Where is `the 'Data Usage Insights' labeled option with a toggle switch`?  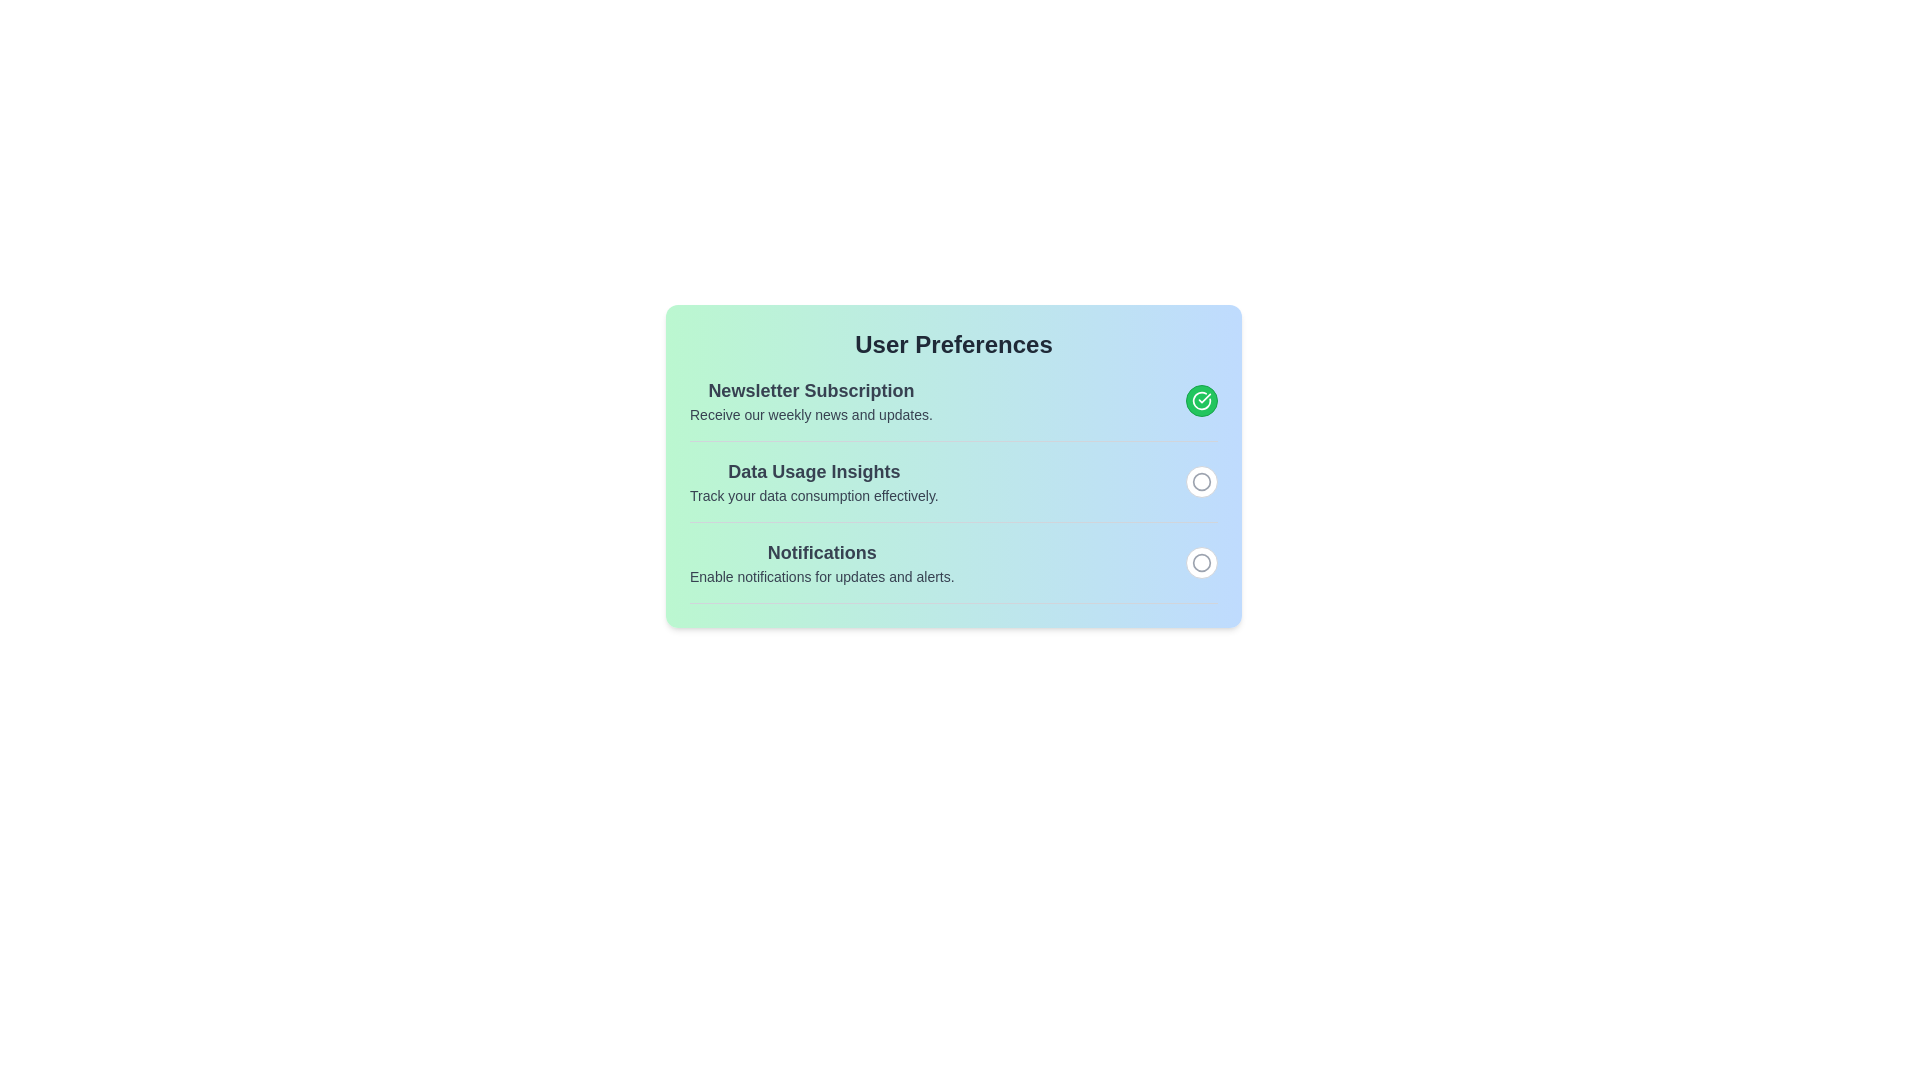
the 'Data Usage Insights' labeled option with a toggle switch is located at coordinates (953, 489).